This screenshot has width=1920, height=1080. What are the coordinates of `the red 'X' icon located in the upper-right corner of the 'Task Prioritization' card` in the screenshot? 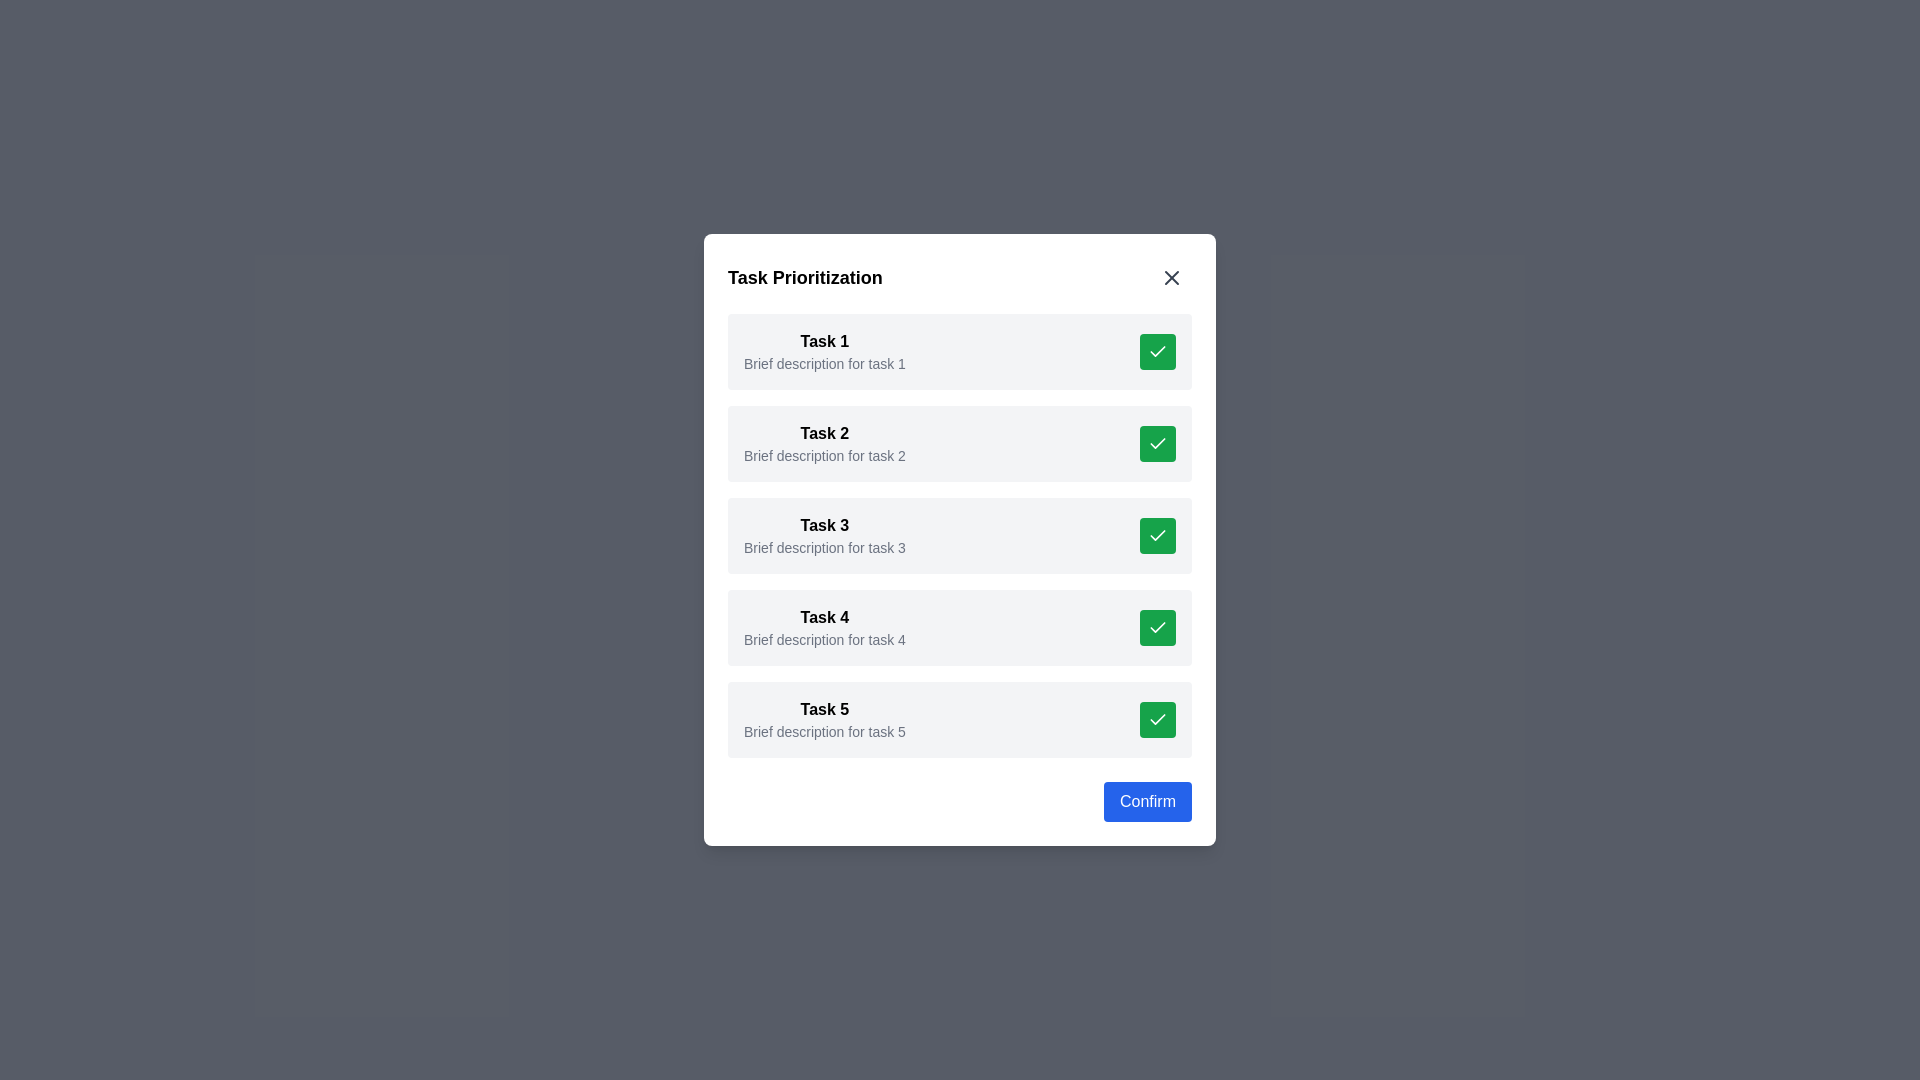 It's located at (1171, 277).